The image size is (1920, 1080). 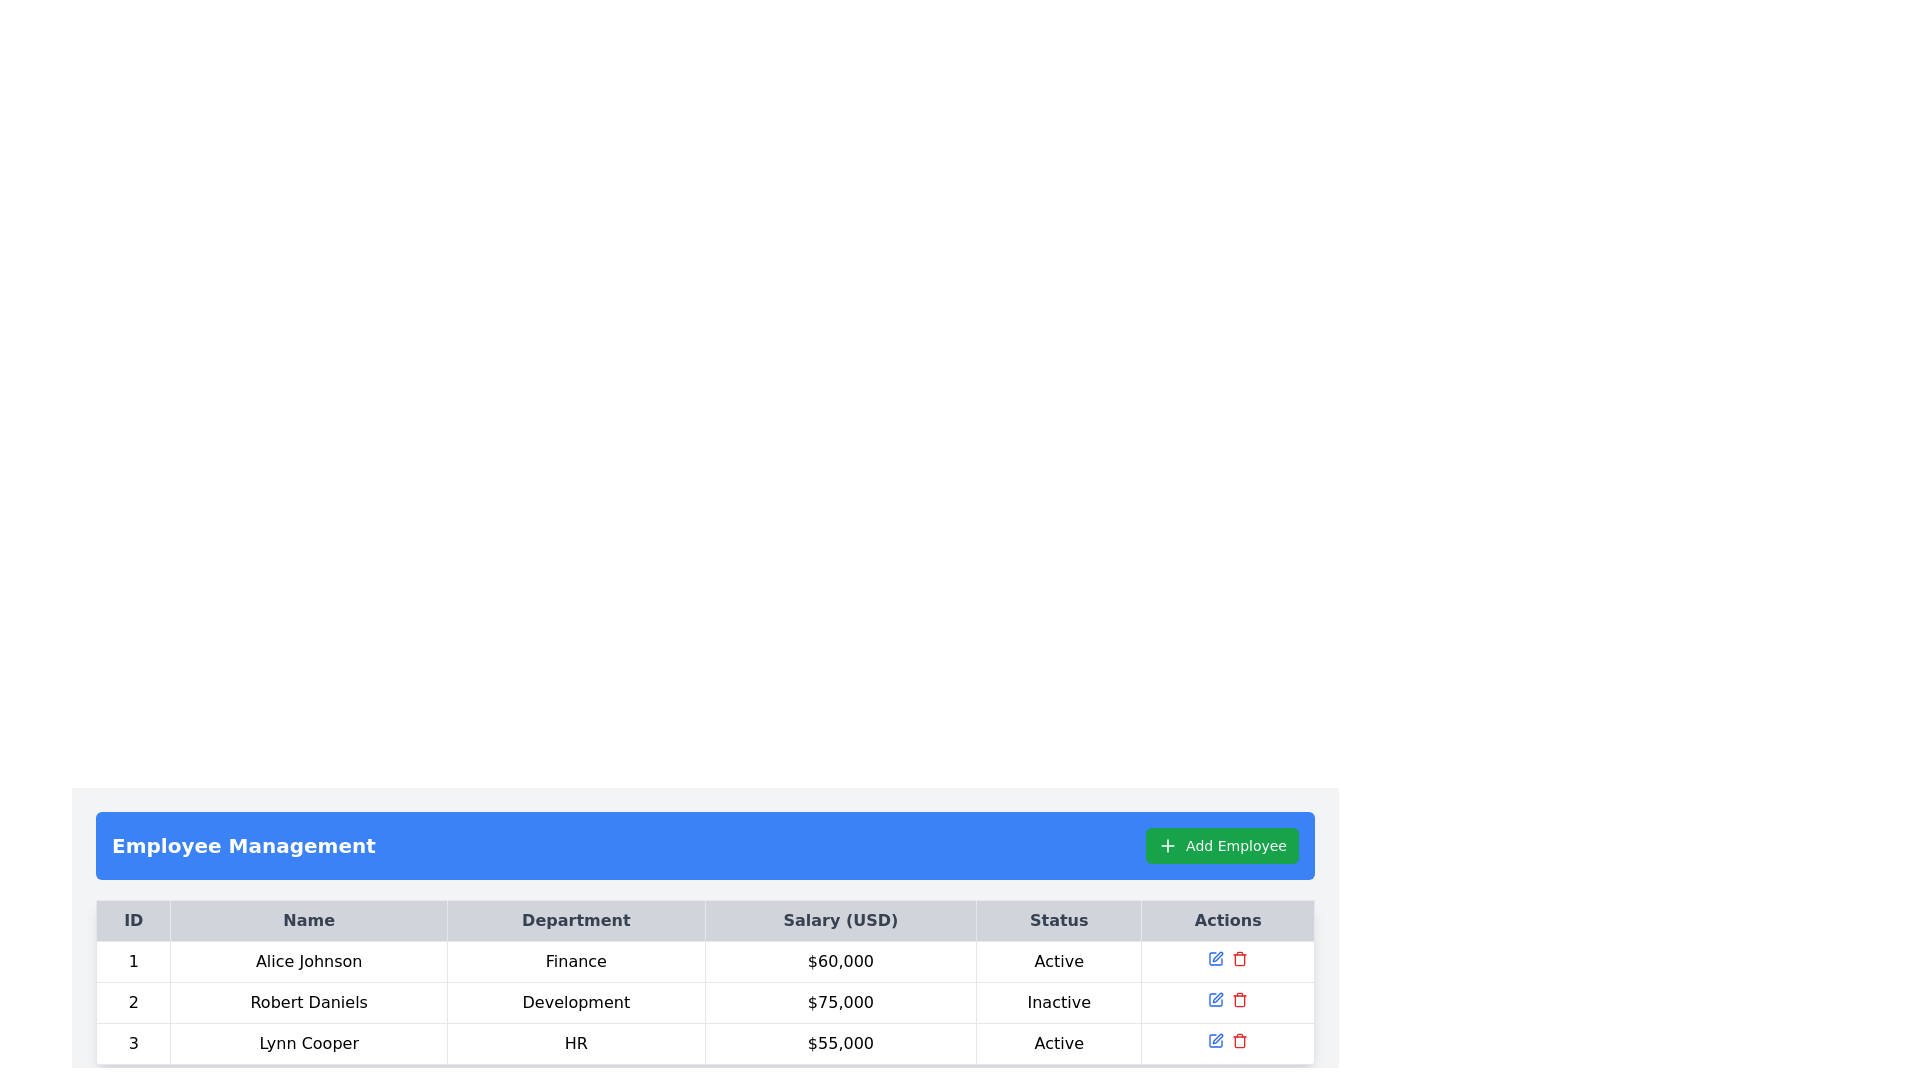 What do you see at coordinates (1239, 999) in the screenshot?
I see `the red trash bin icon button located in the 'Actions' column of the last row of the table` at bounding box center [1239, 999].